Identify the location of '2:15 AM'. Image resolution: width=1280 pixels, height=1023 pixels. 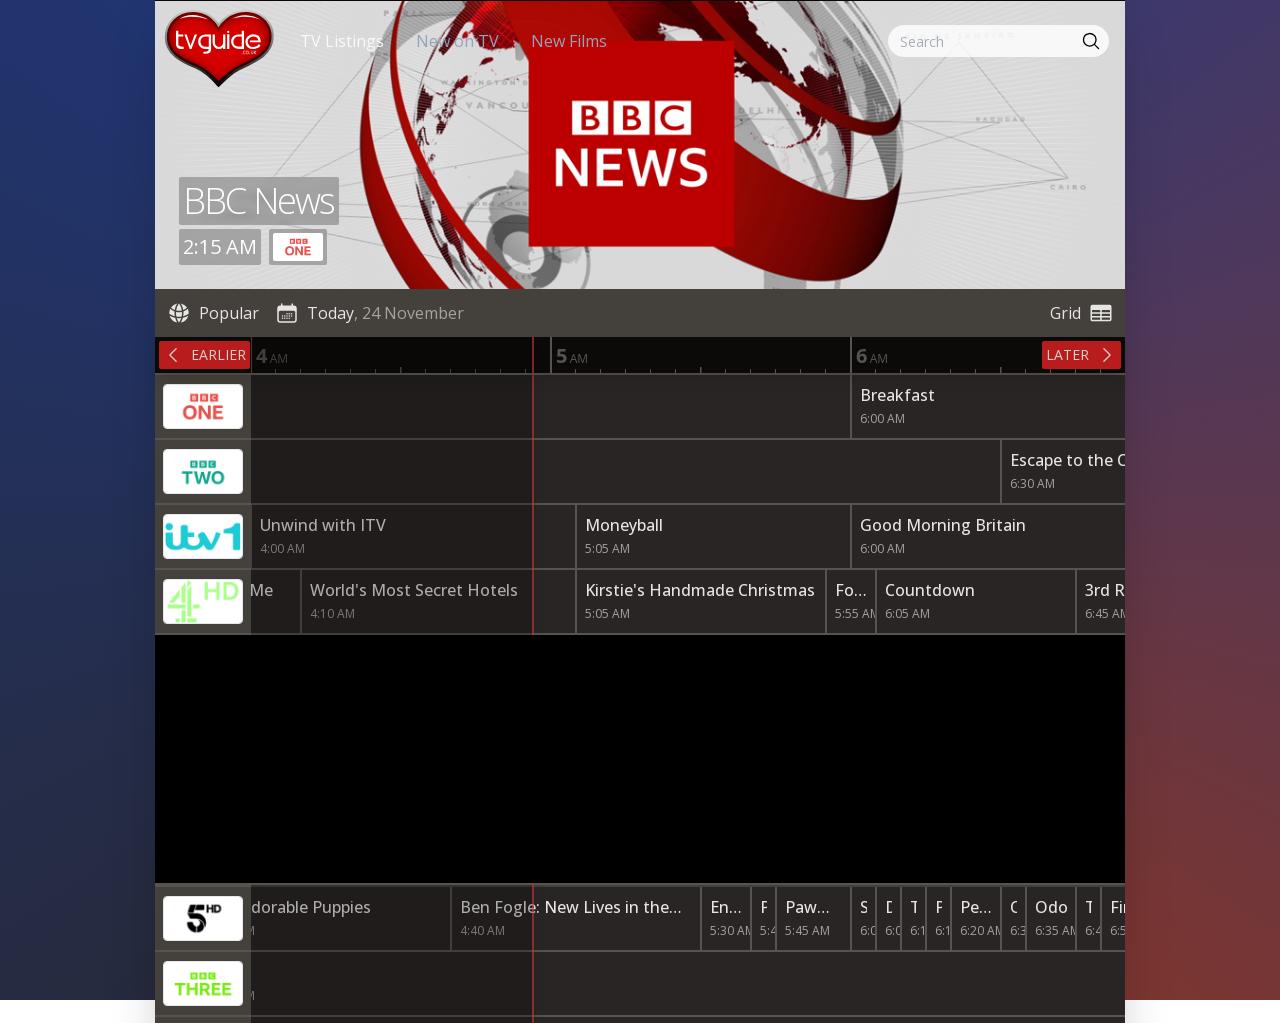
(220, 246).